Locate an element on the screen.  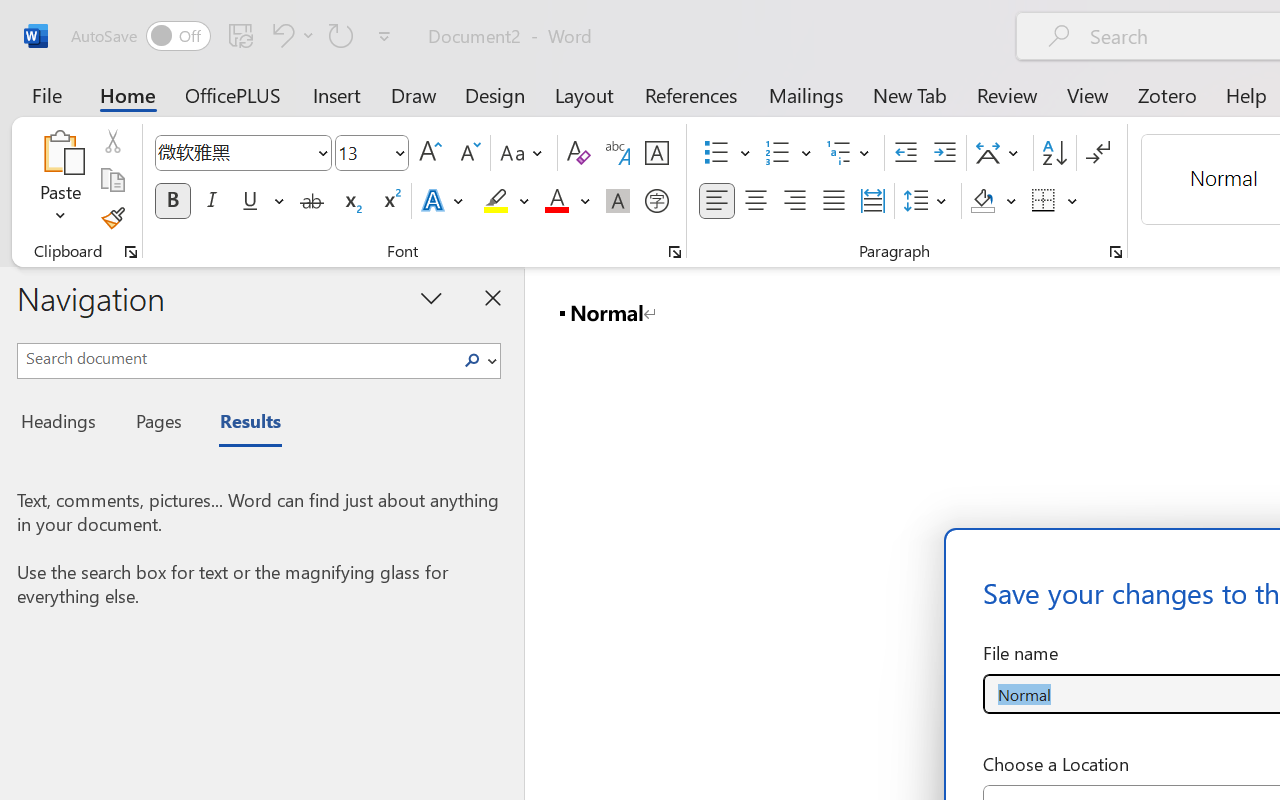
'Draw' is located at coordinates (413, 94).